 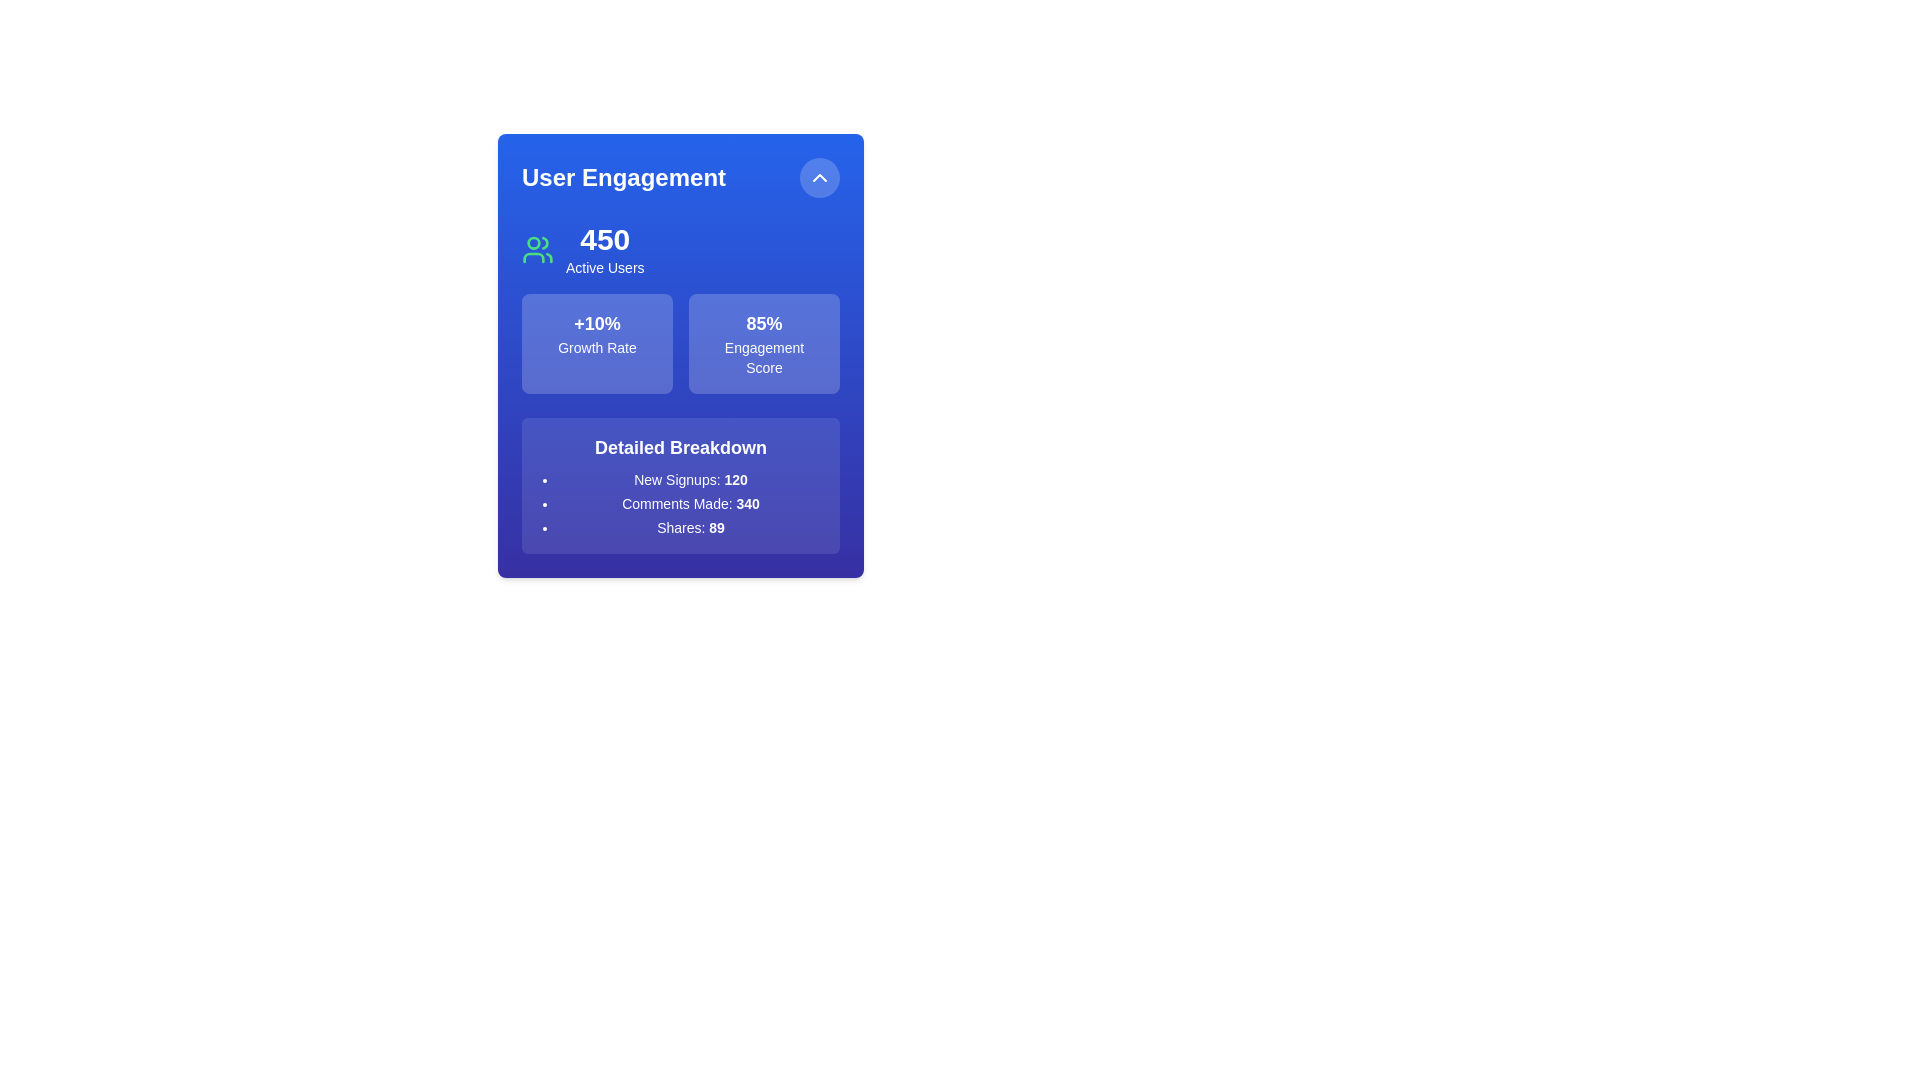 I want to click on the text display element that shows 'Comments Made: 340', which is the second item in the 'Detailed Breakdown' section, so click(x=691, y=503).